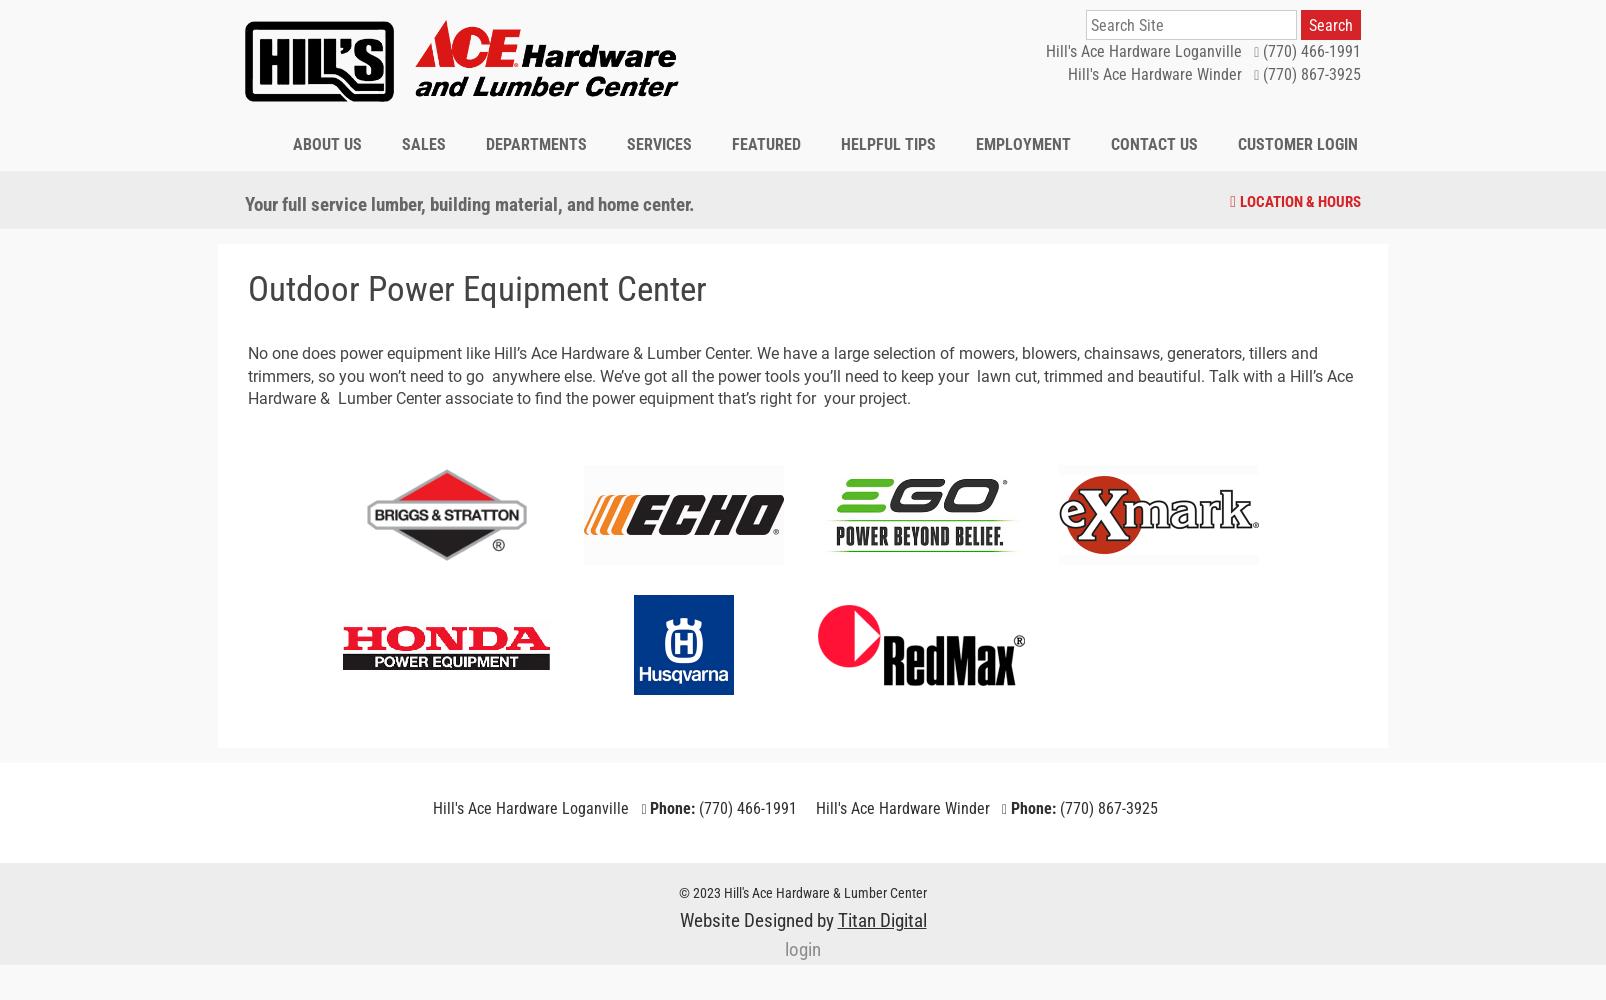 The image size is (1606, 1000). What do you see at coordinates (700, 893) in the screenshot?
I see `'© 2023'` at bounding box center [700, 893].